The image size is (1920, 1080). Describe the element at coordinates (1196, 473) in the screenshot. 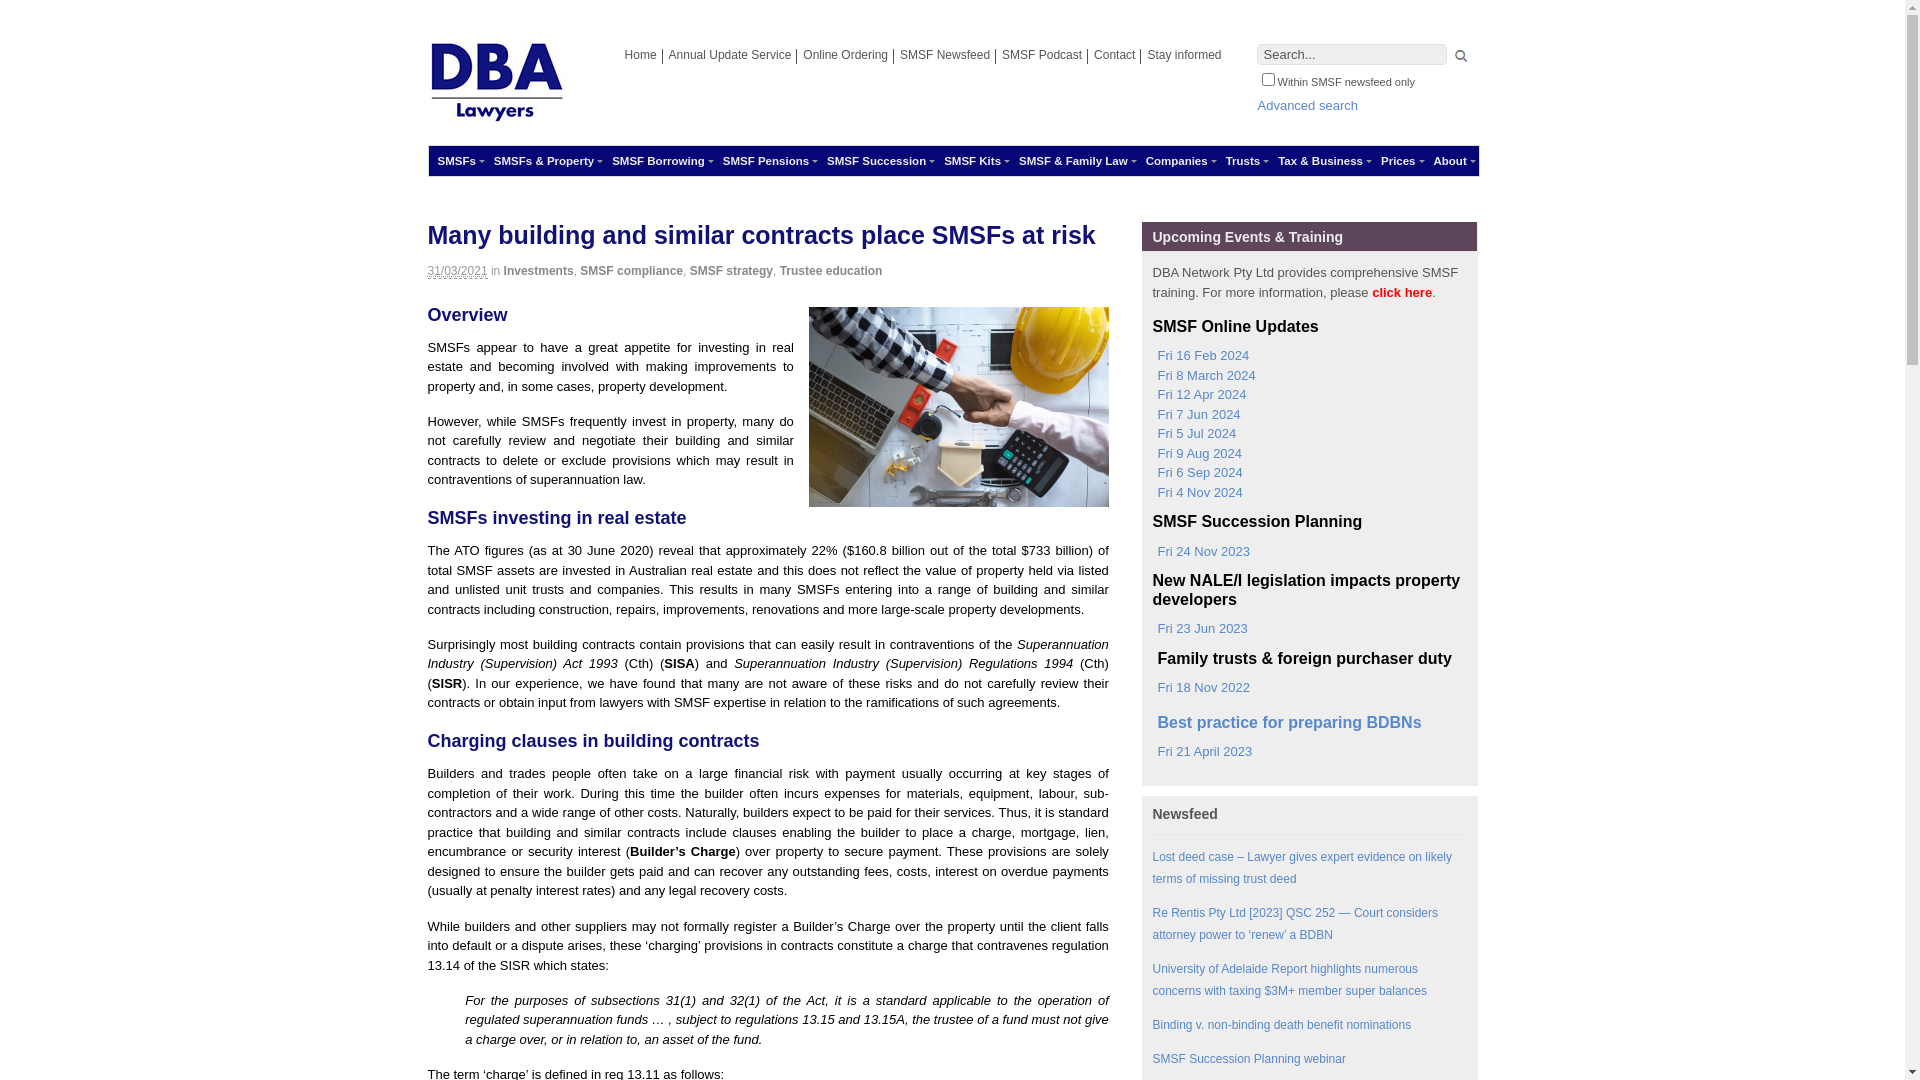

I see `'Fri 6 Sep 2024'` at that location.